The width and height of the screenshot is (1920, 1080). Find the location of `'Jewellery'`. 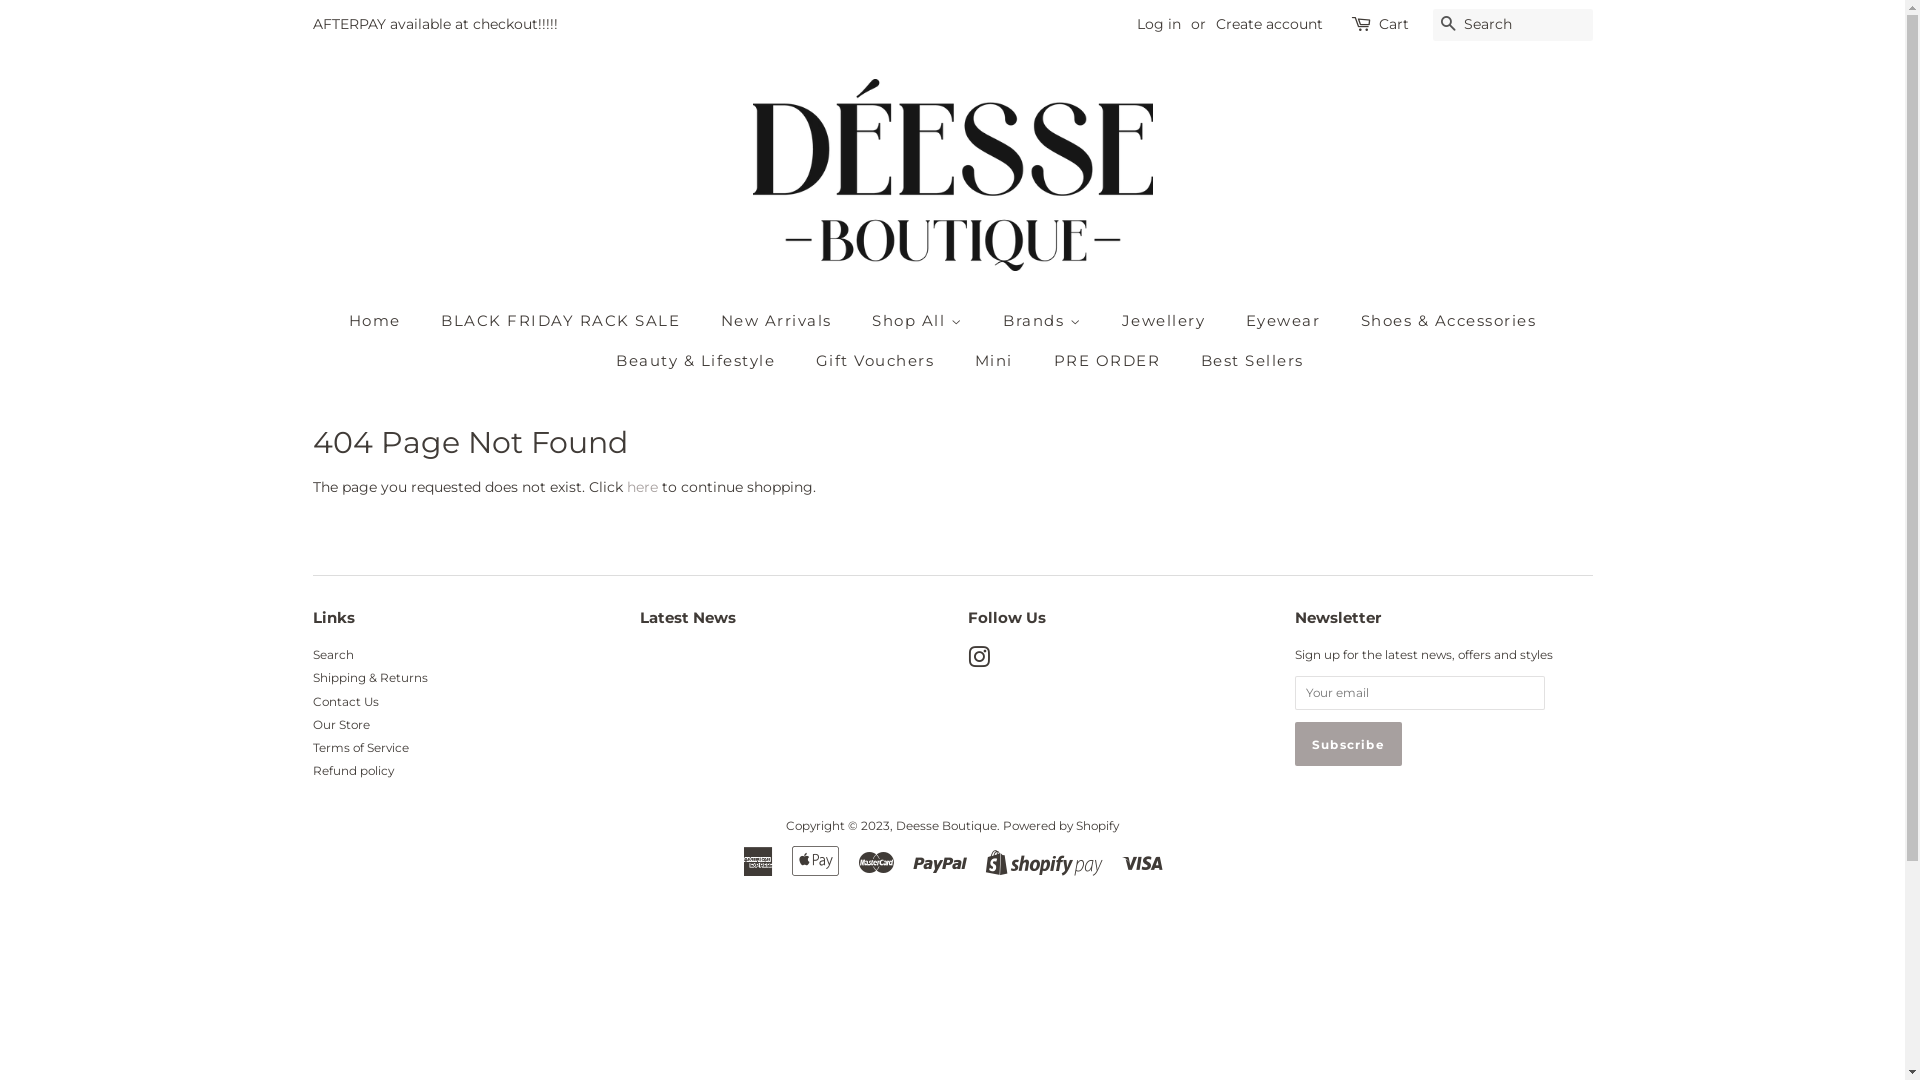

'Jewellery' is located at coordinates (1166, 319).